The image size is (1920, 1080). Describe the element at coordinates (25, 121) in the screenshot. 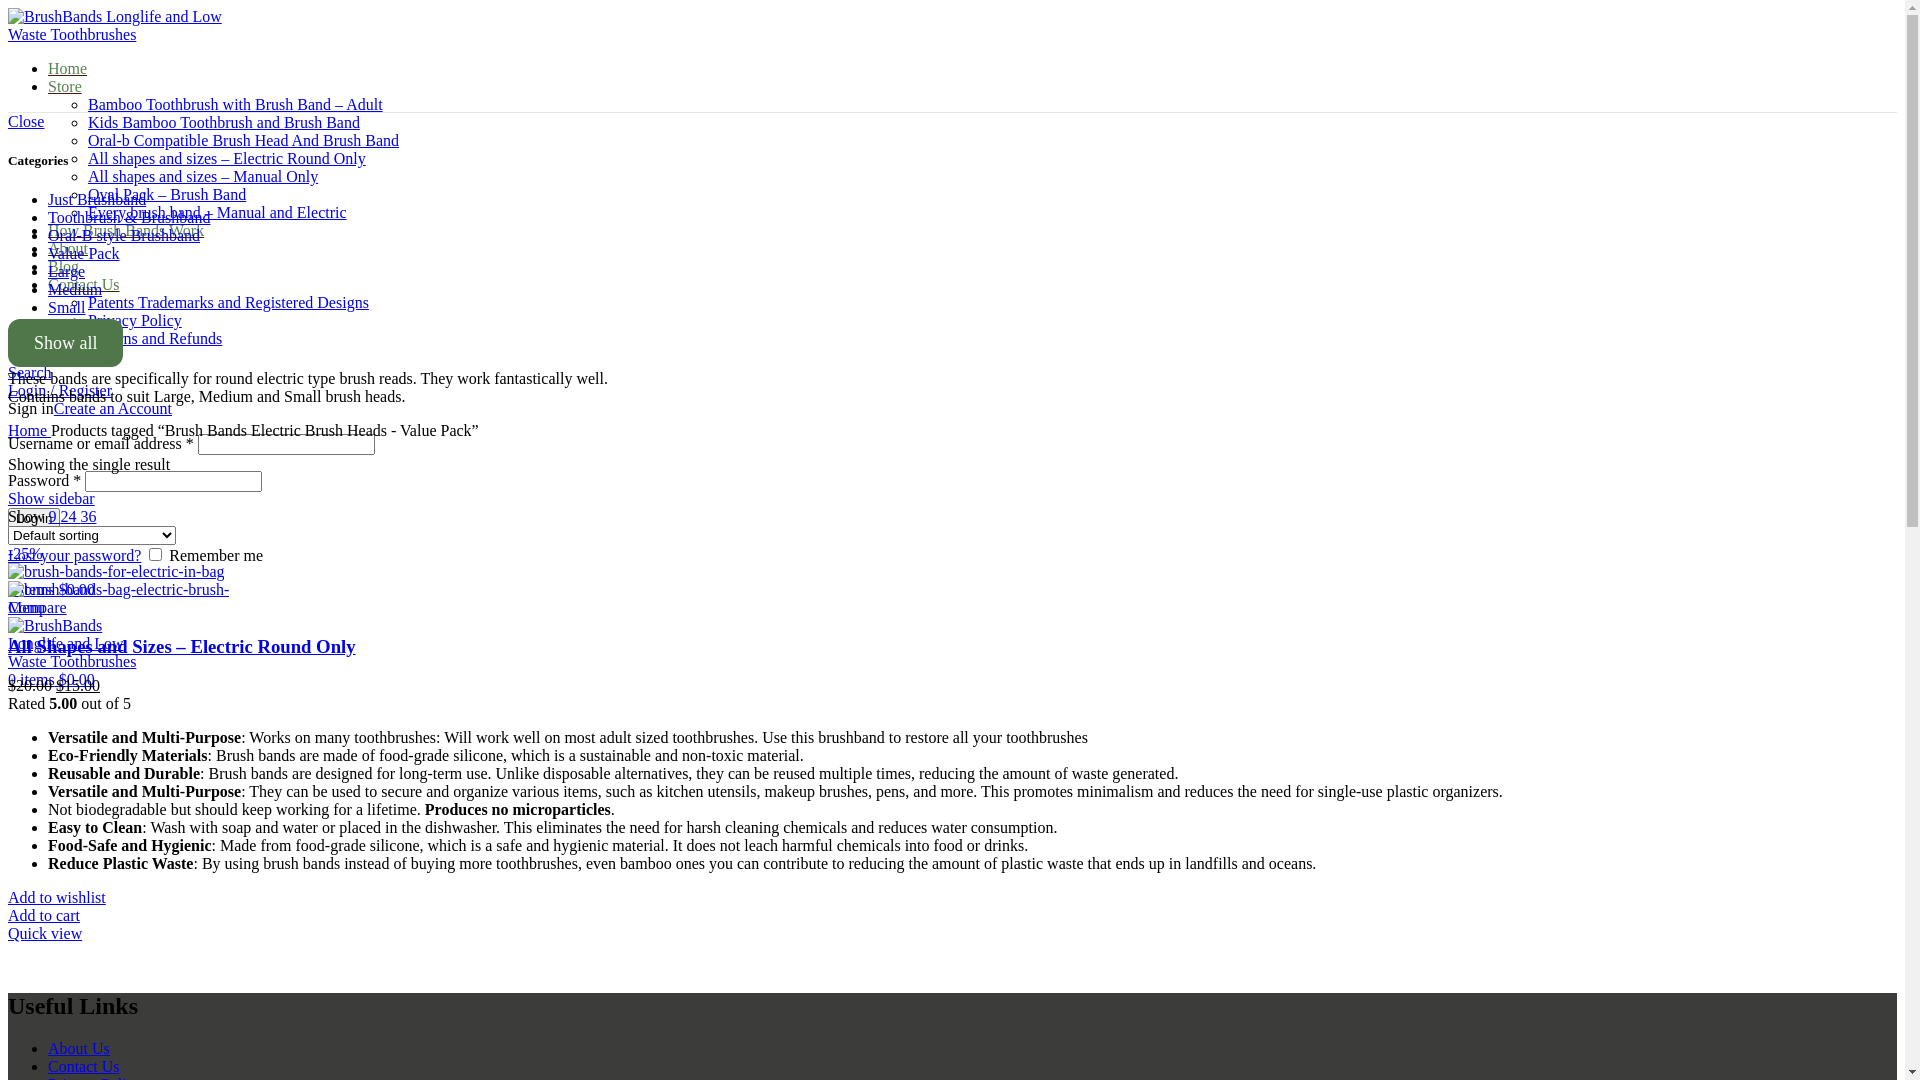

I see `'Close'` at that location.